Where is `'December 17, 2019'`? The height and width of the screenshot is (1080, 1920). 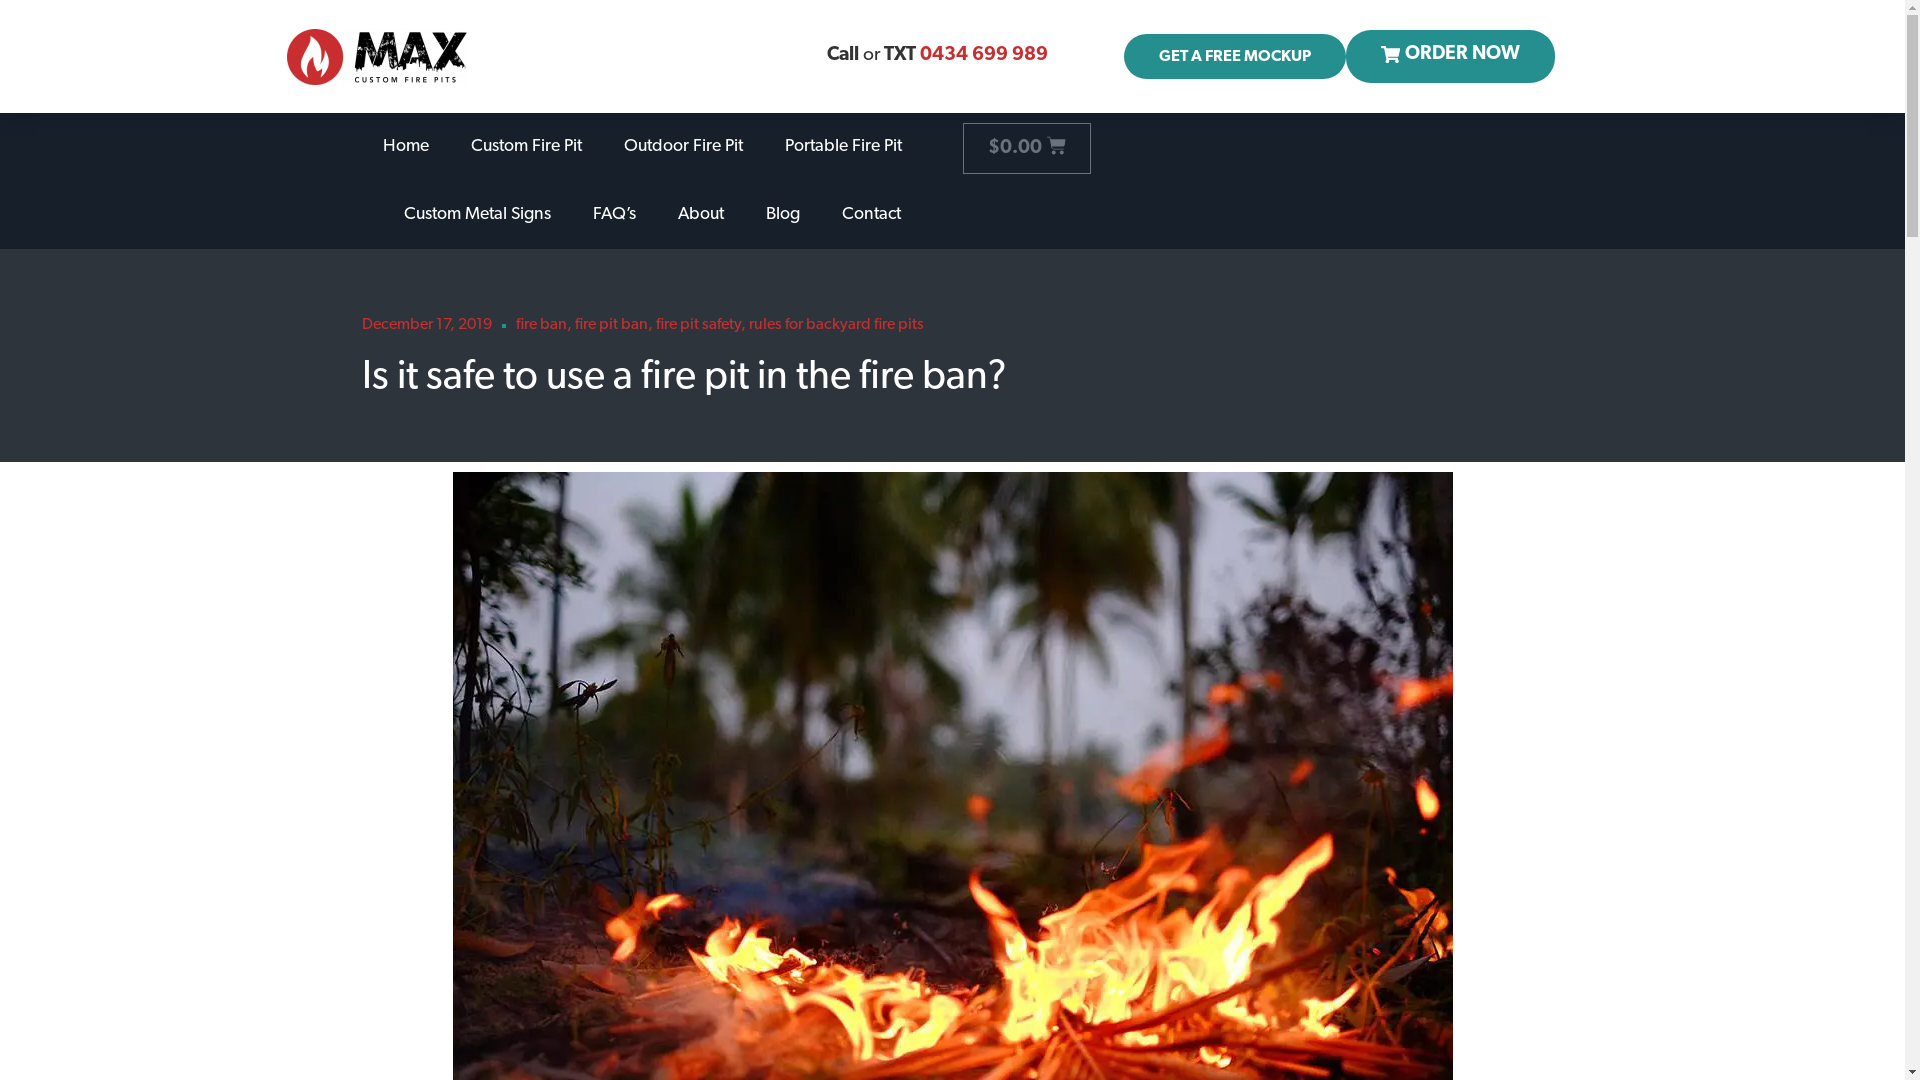
'December 17, 2019' is located at coordinates (426, 325).